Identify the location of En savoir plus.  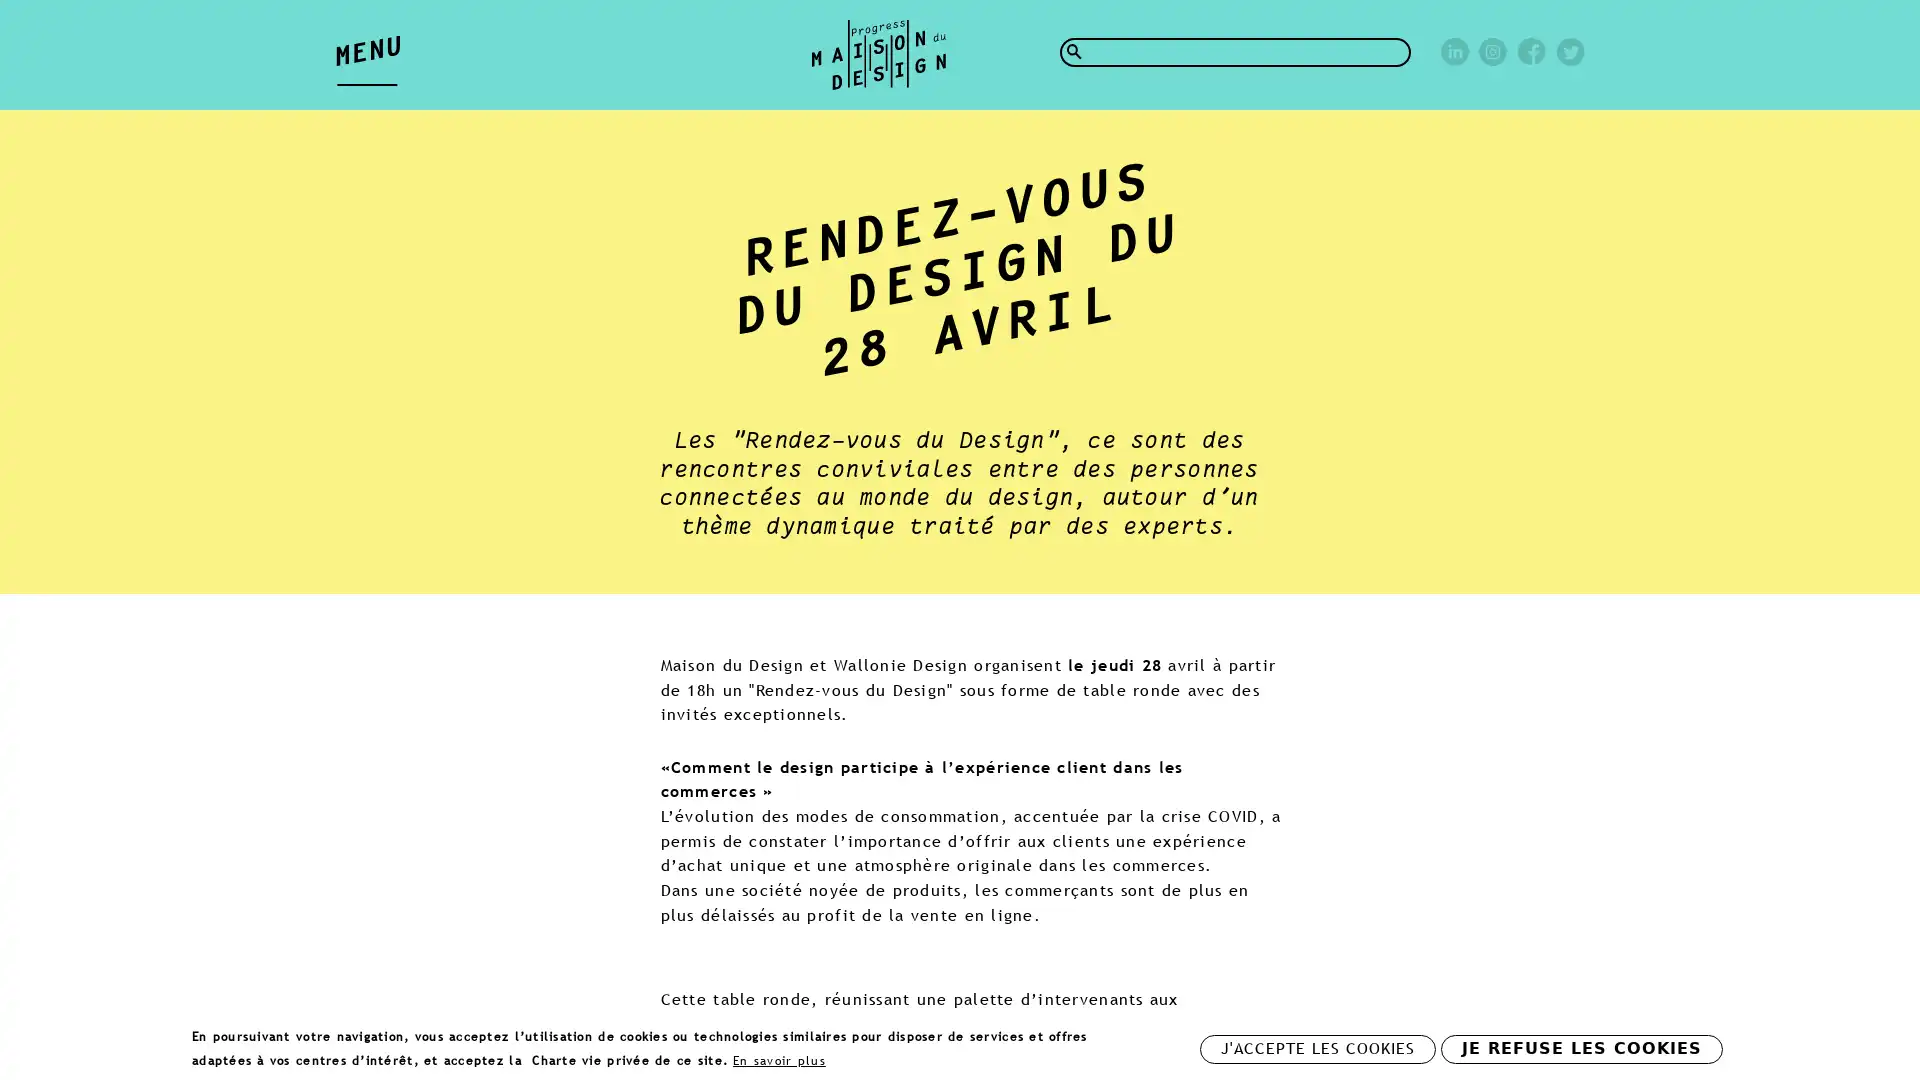
(777, 1059).